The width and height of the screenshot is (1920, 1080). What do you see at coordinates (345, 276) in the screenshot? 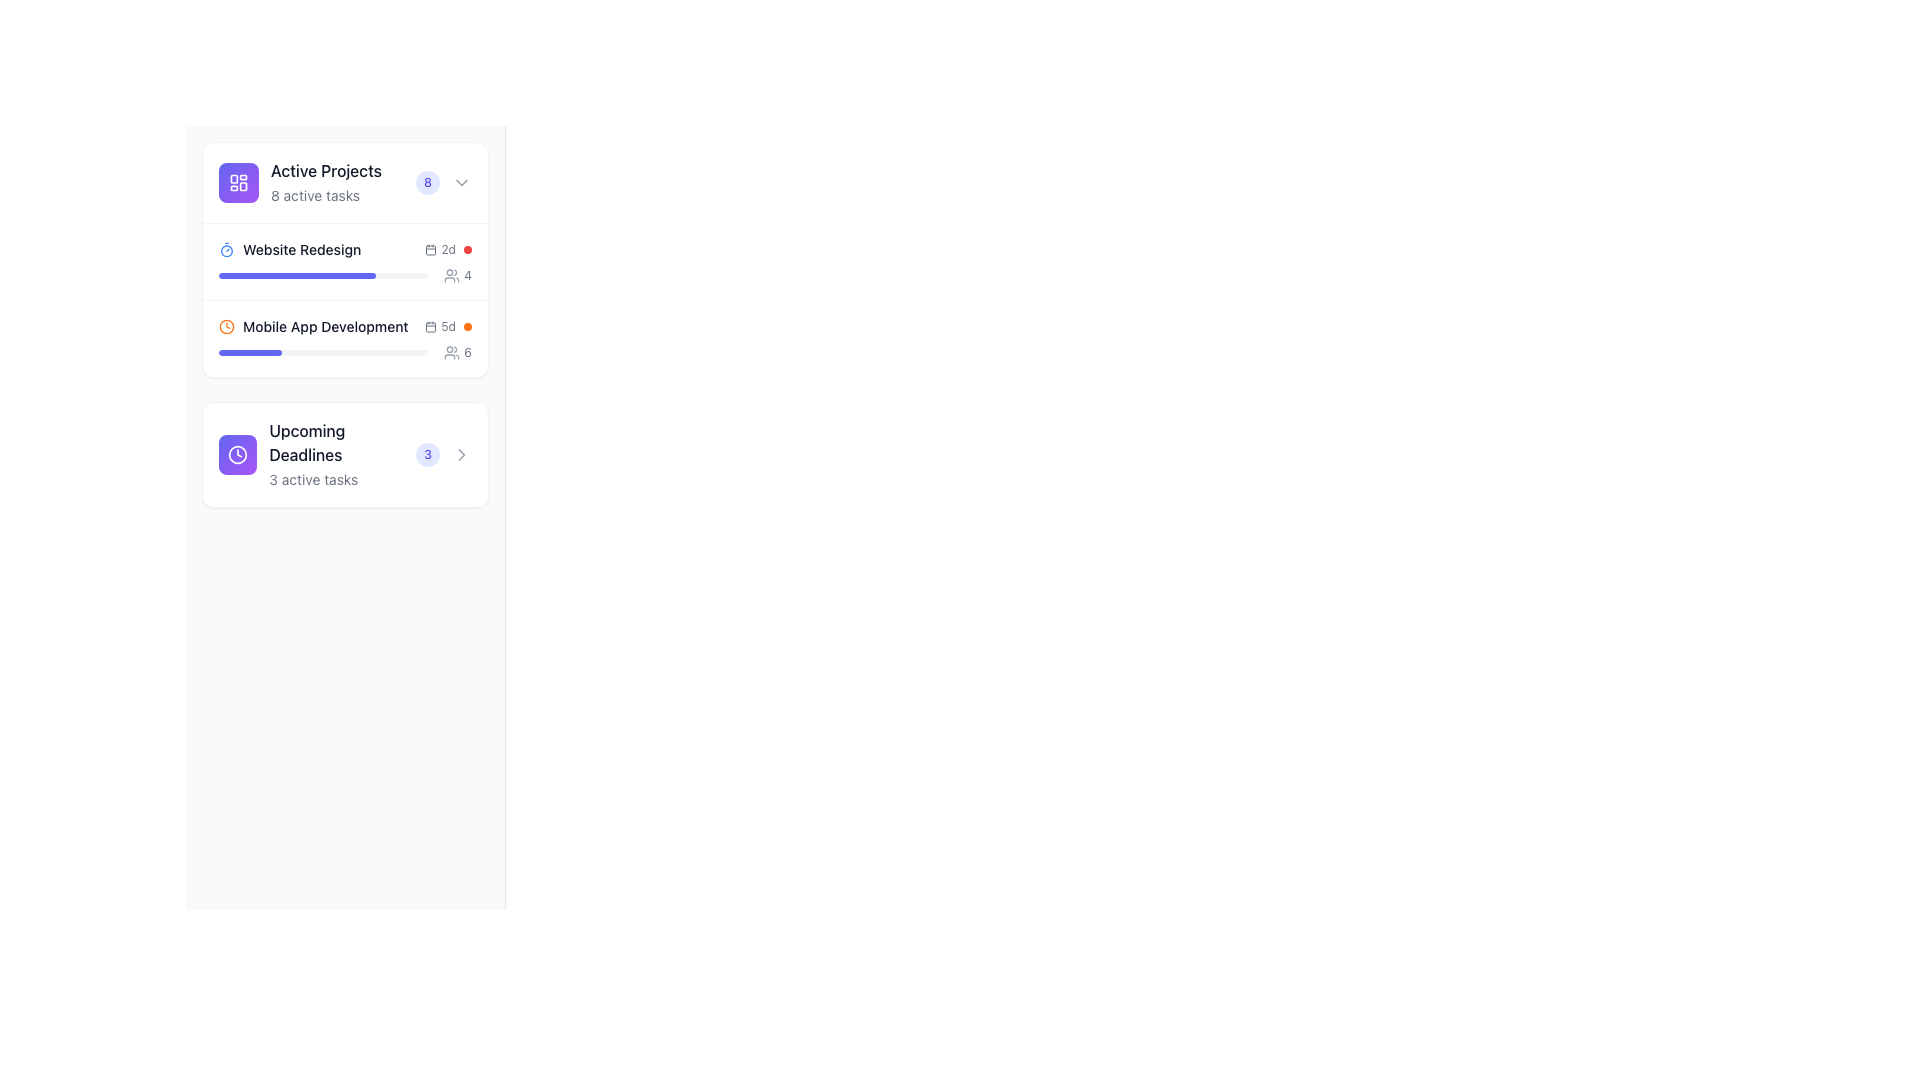
I see `the completion status of the progress bar located within the 'Website Redesign' task card, positioned directly below the title and deadline indicator` at bounding box center [345, 276].